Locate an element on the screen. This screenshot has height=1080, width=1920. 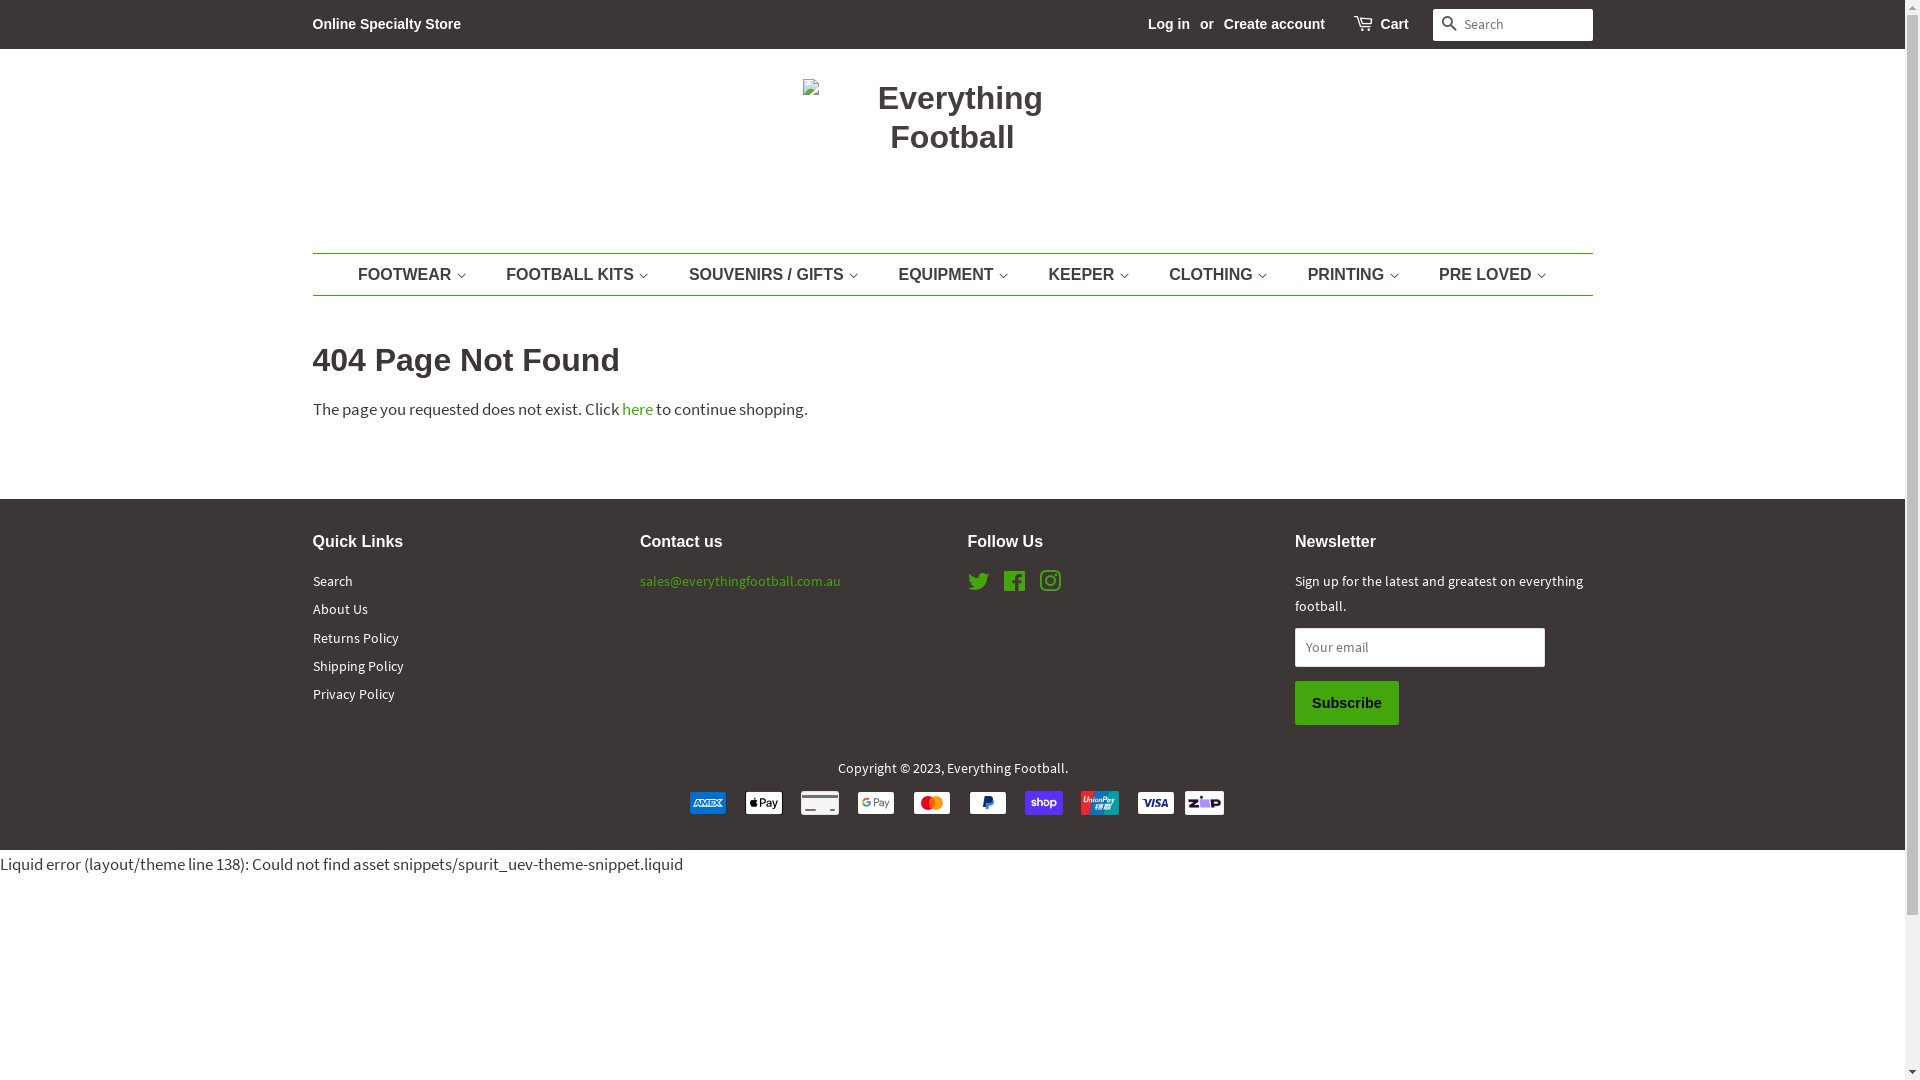
'Online Specialty Store' is located at coordinates (311, 23).